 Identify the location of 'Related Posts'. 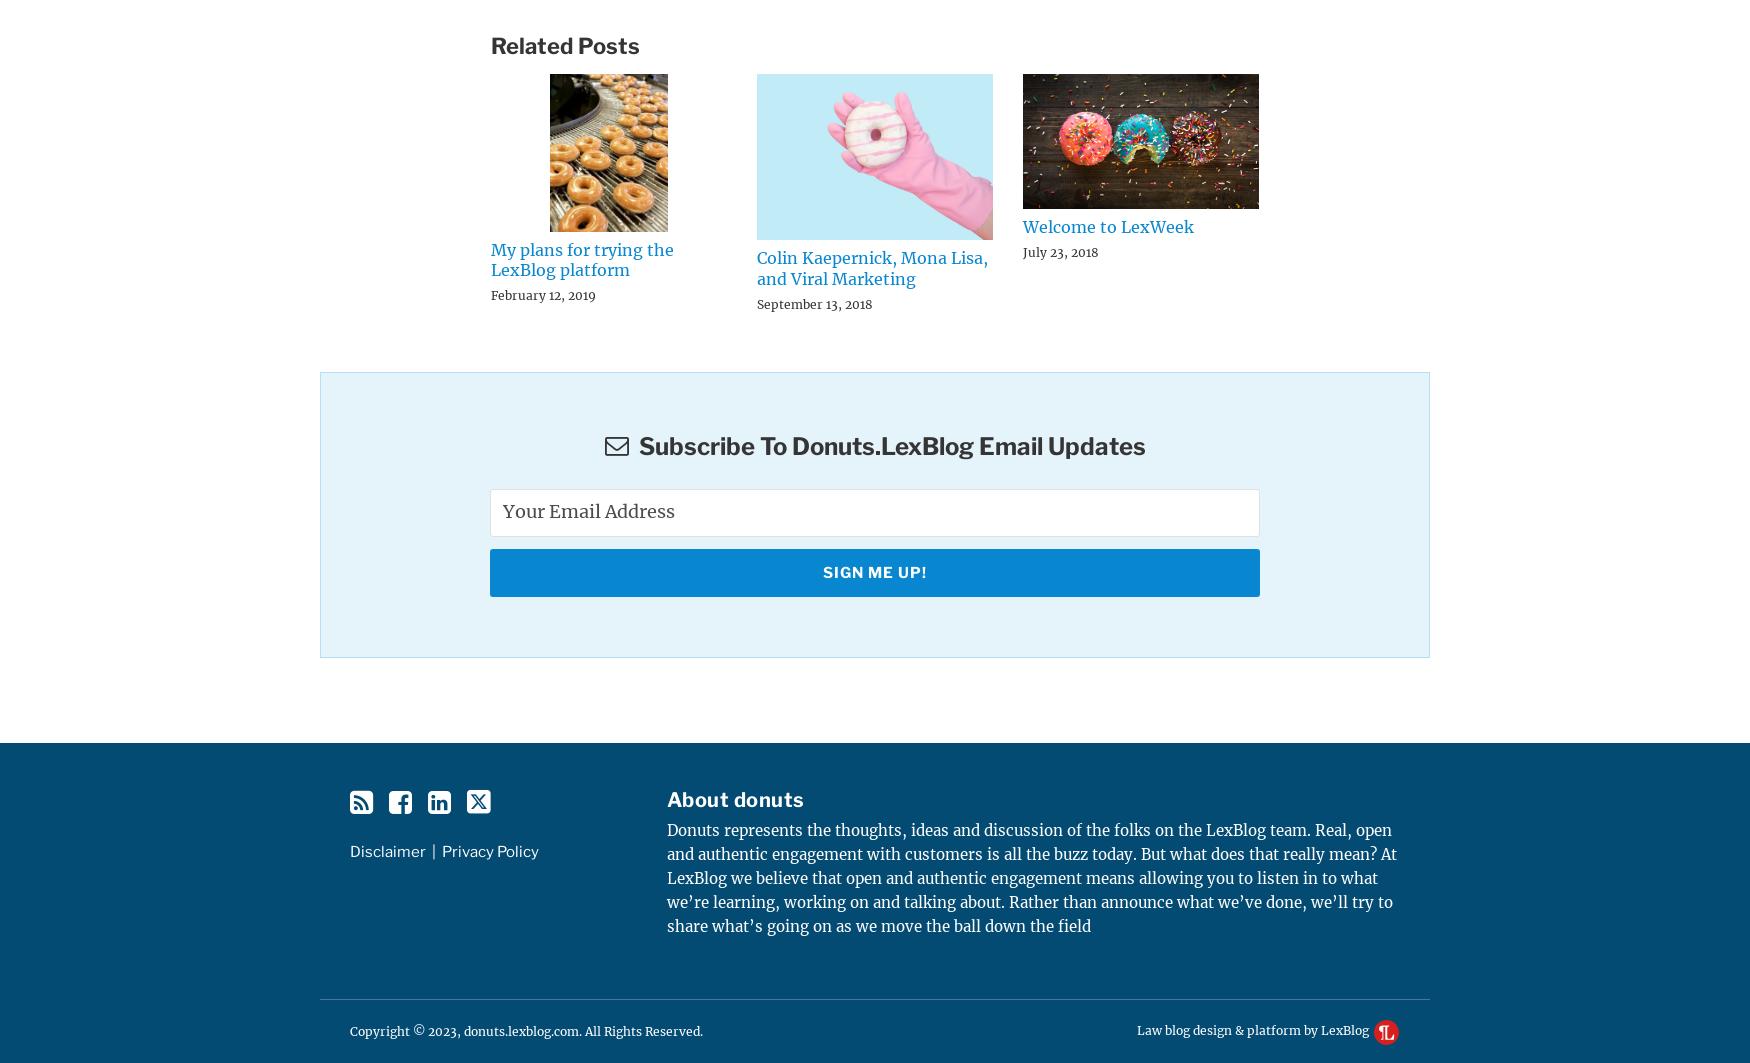
(565, 44).